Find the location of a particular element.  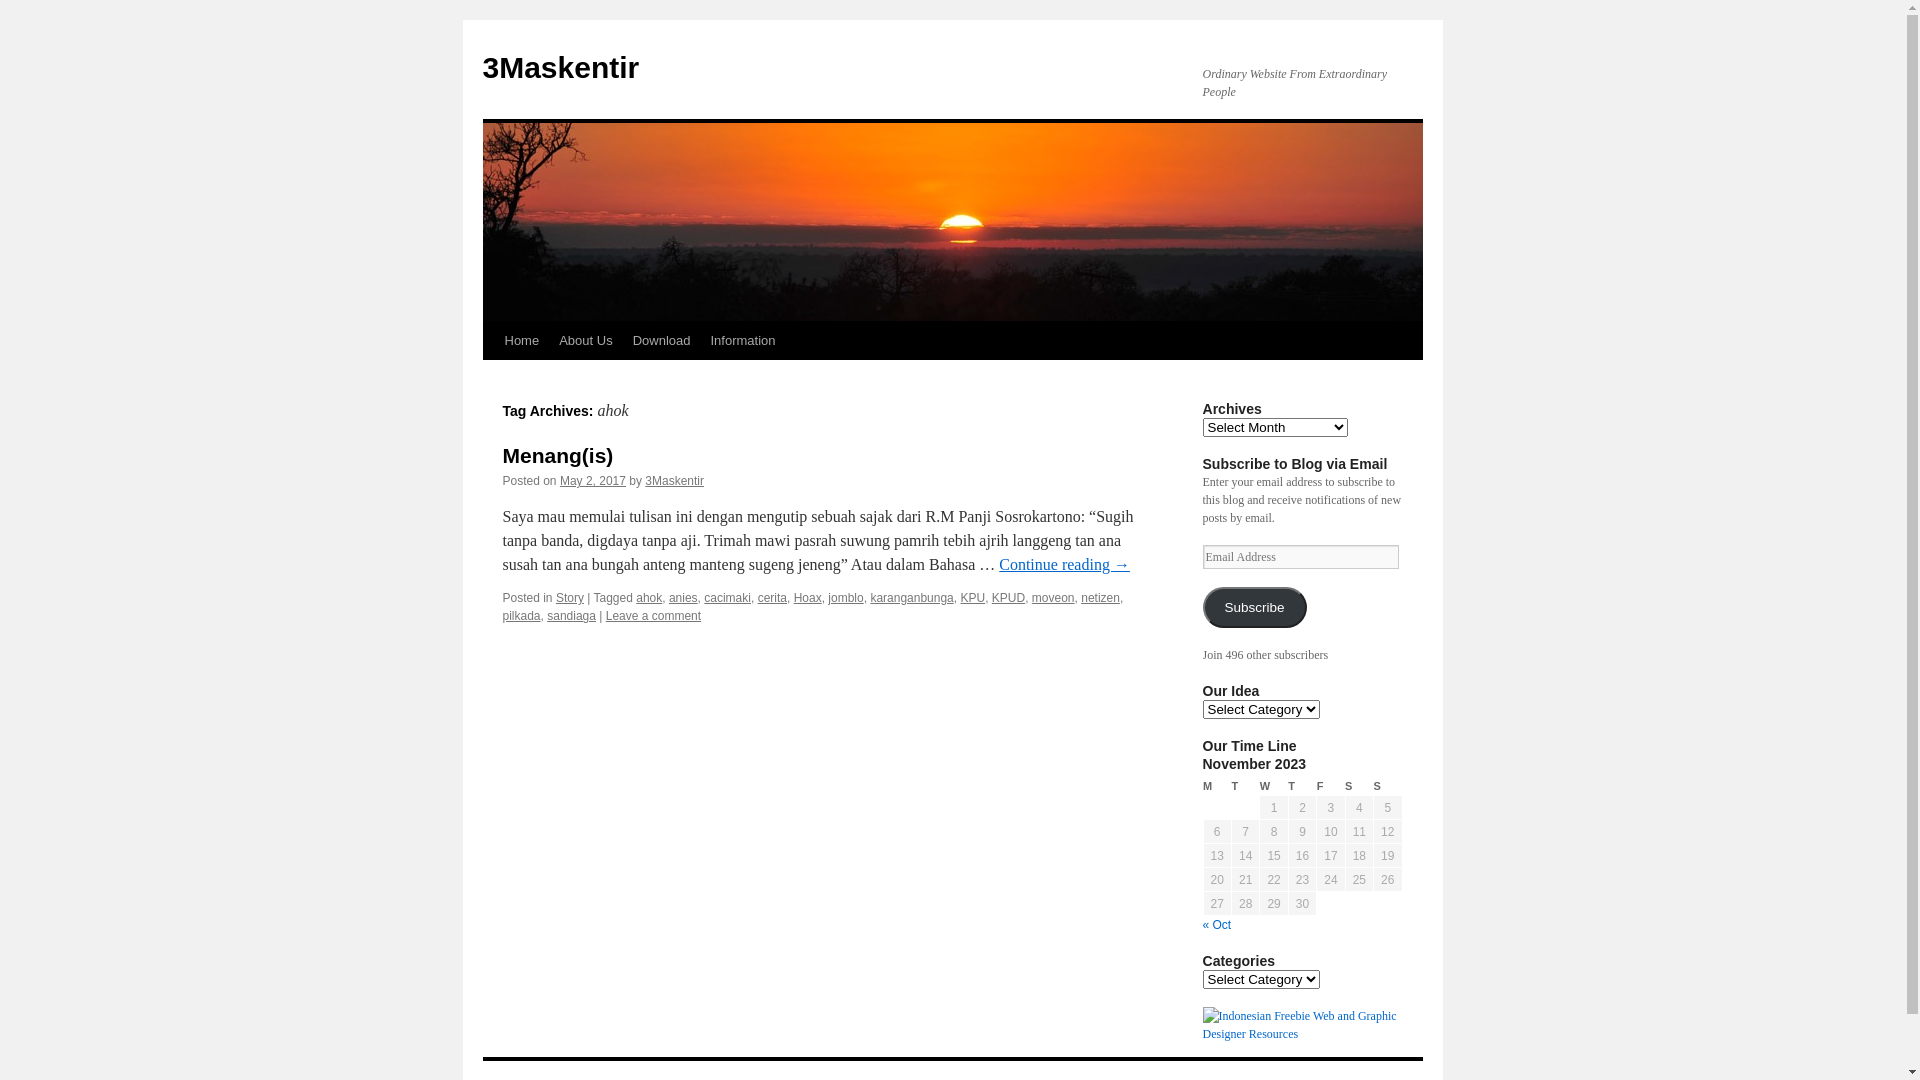

'Information' is located at coordinates (700, 339).